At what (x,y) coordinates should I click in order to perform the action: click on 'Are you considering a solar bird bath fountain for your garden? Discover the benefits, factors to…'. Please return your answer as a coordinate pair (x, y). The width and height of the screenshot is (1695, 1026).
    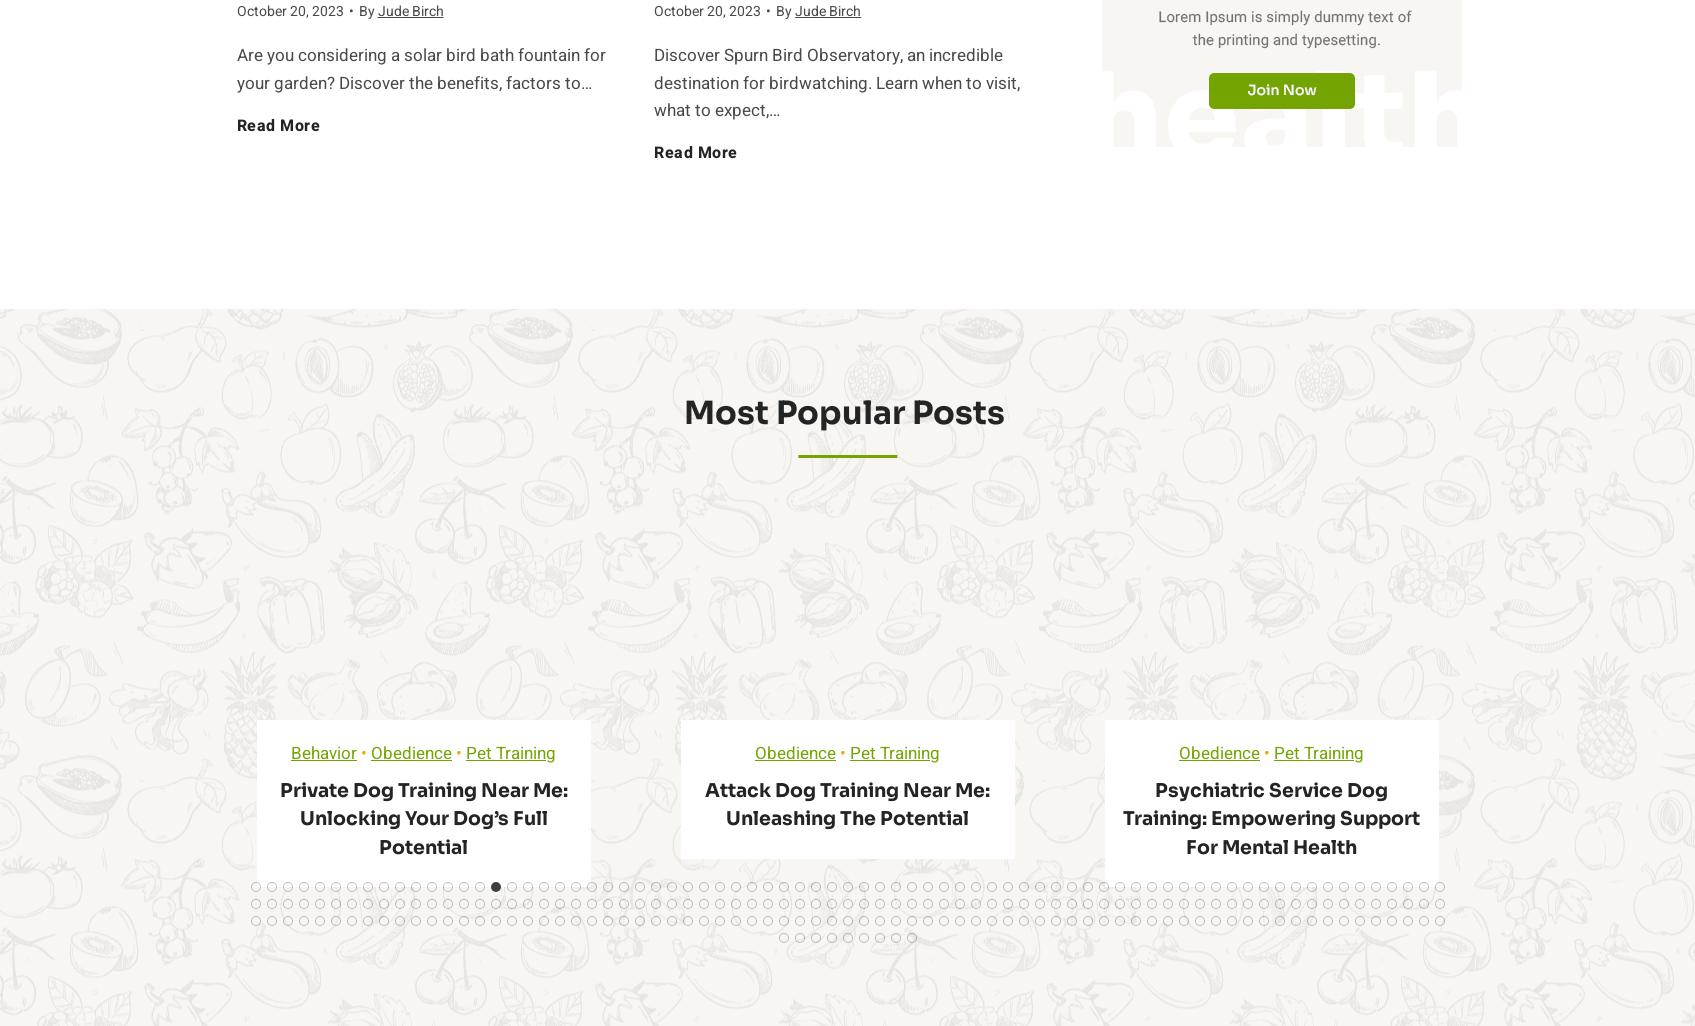
    Looking at the image, I should click on (234, 68).